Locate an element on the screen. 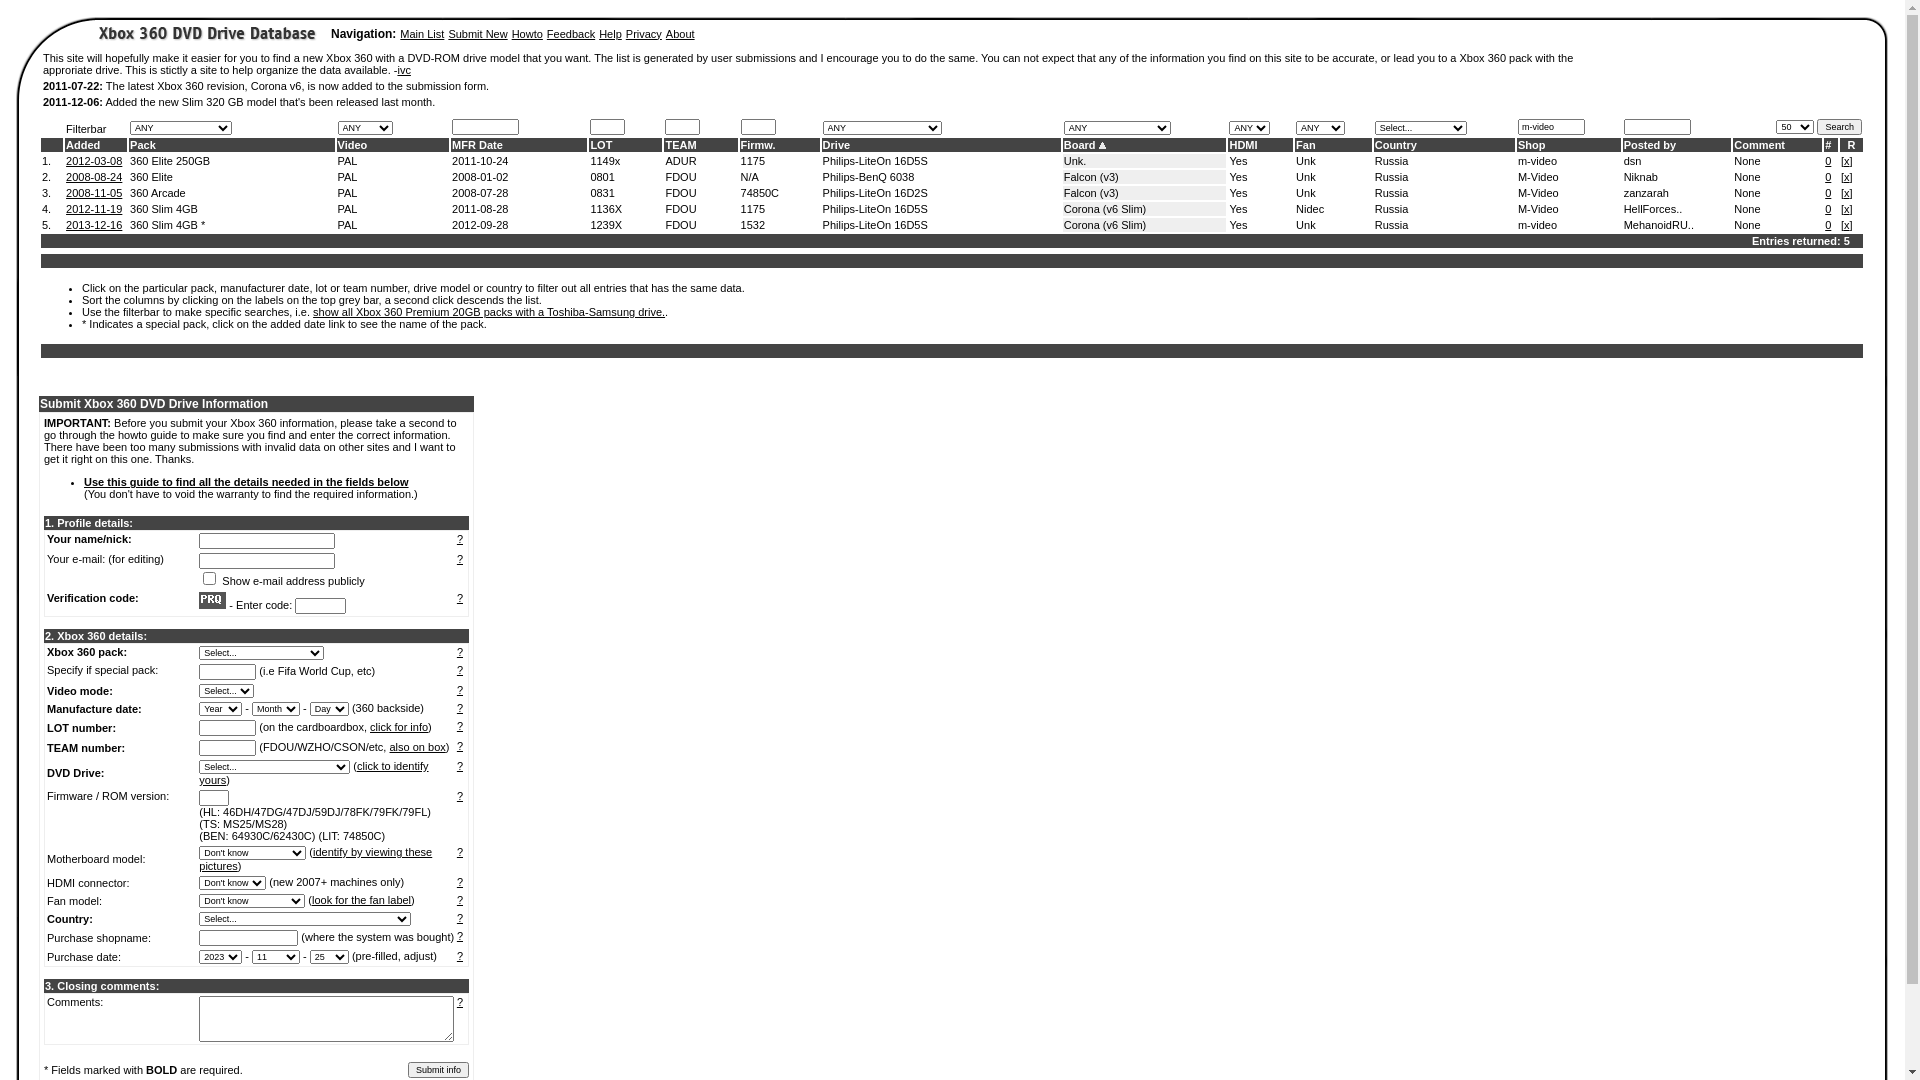  '2013-12-16' is located at coordinates (66, 224).